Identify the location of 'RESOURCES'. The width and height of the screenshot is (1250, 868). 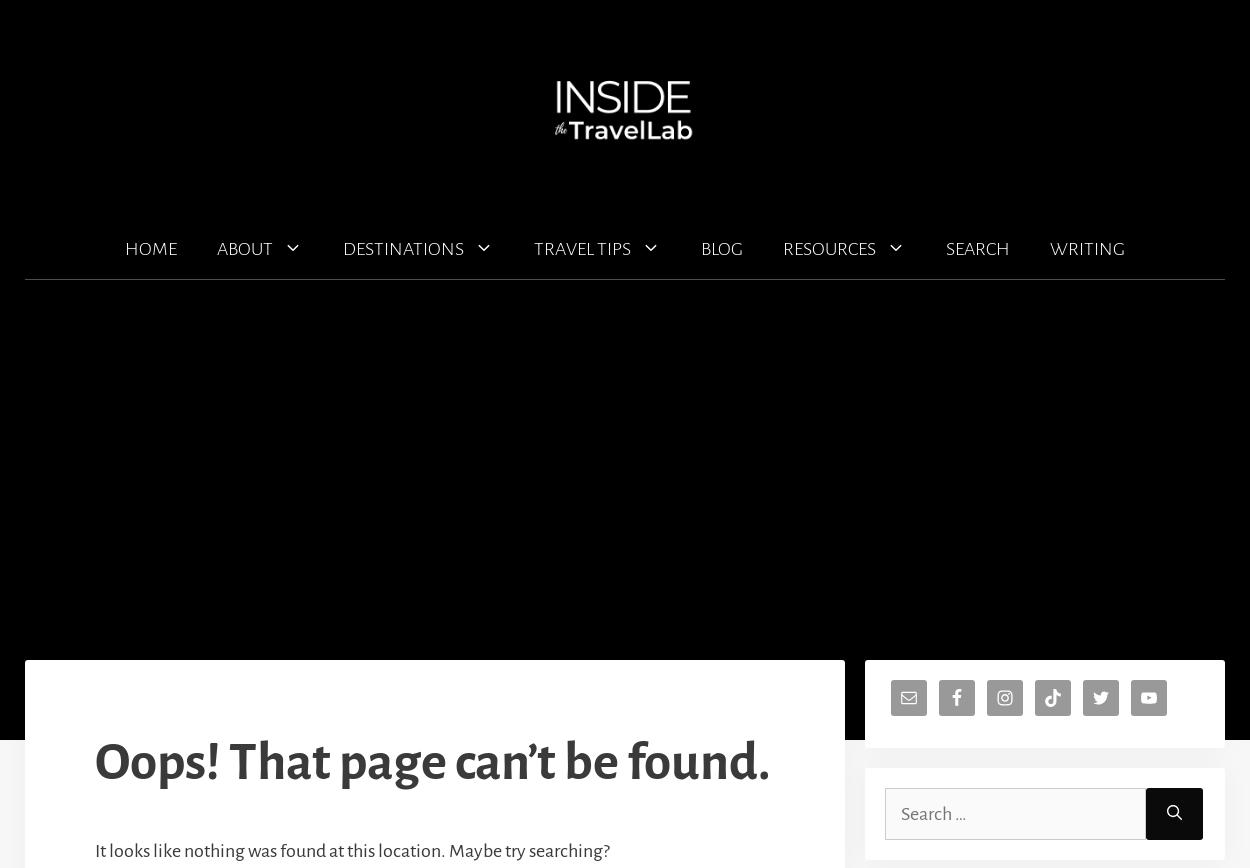
(828, 249).